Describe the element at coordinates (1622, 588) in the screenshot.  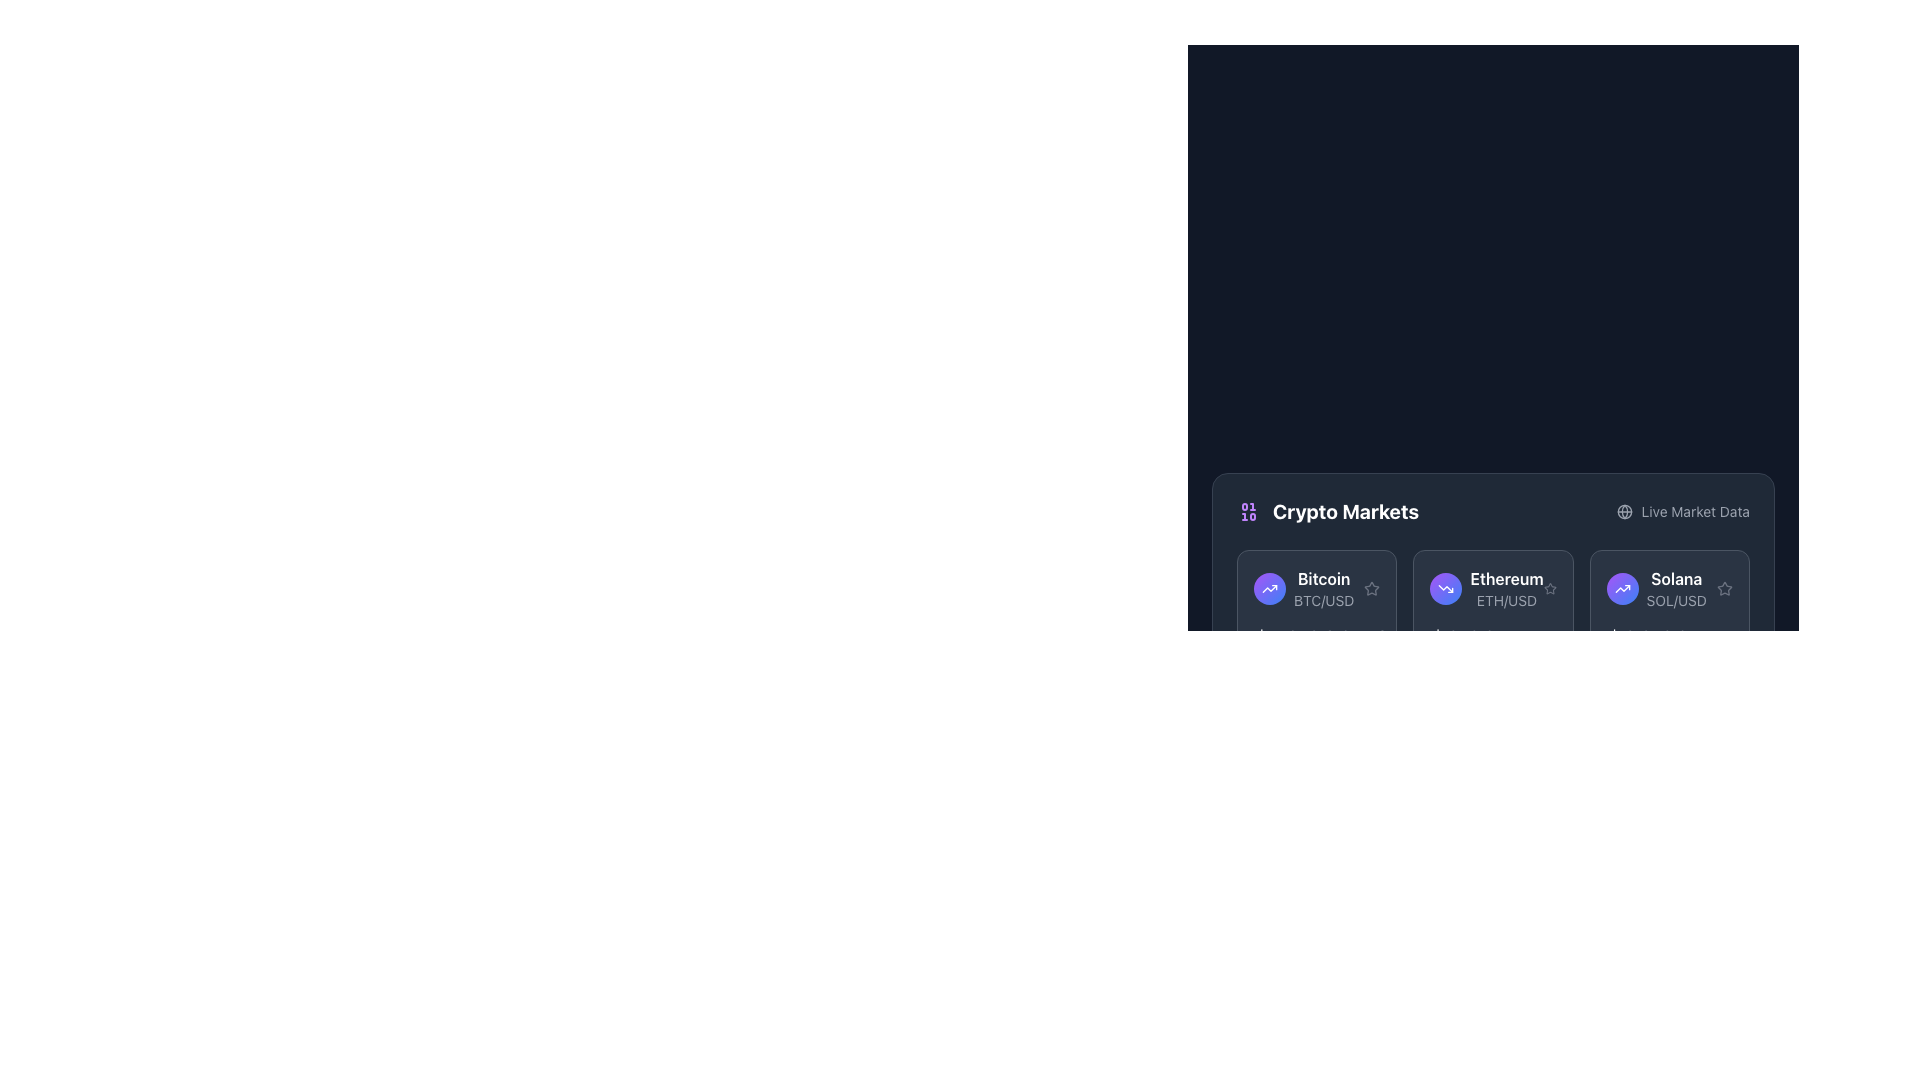
I see `the circular gradient icon with a trending arrow in the center, located in the 'Solana' section of the 'Crypto Markets' panel` at that location.